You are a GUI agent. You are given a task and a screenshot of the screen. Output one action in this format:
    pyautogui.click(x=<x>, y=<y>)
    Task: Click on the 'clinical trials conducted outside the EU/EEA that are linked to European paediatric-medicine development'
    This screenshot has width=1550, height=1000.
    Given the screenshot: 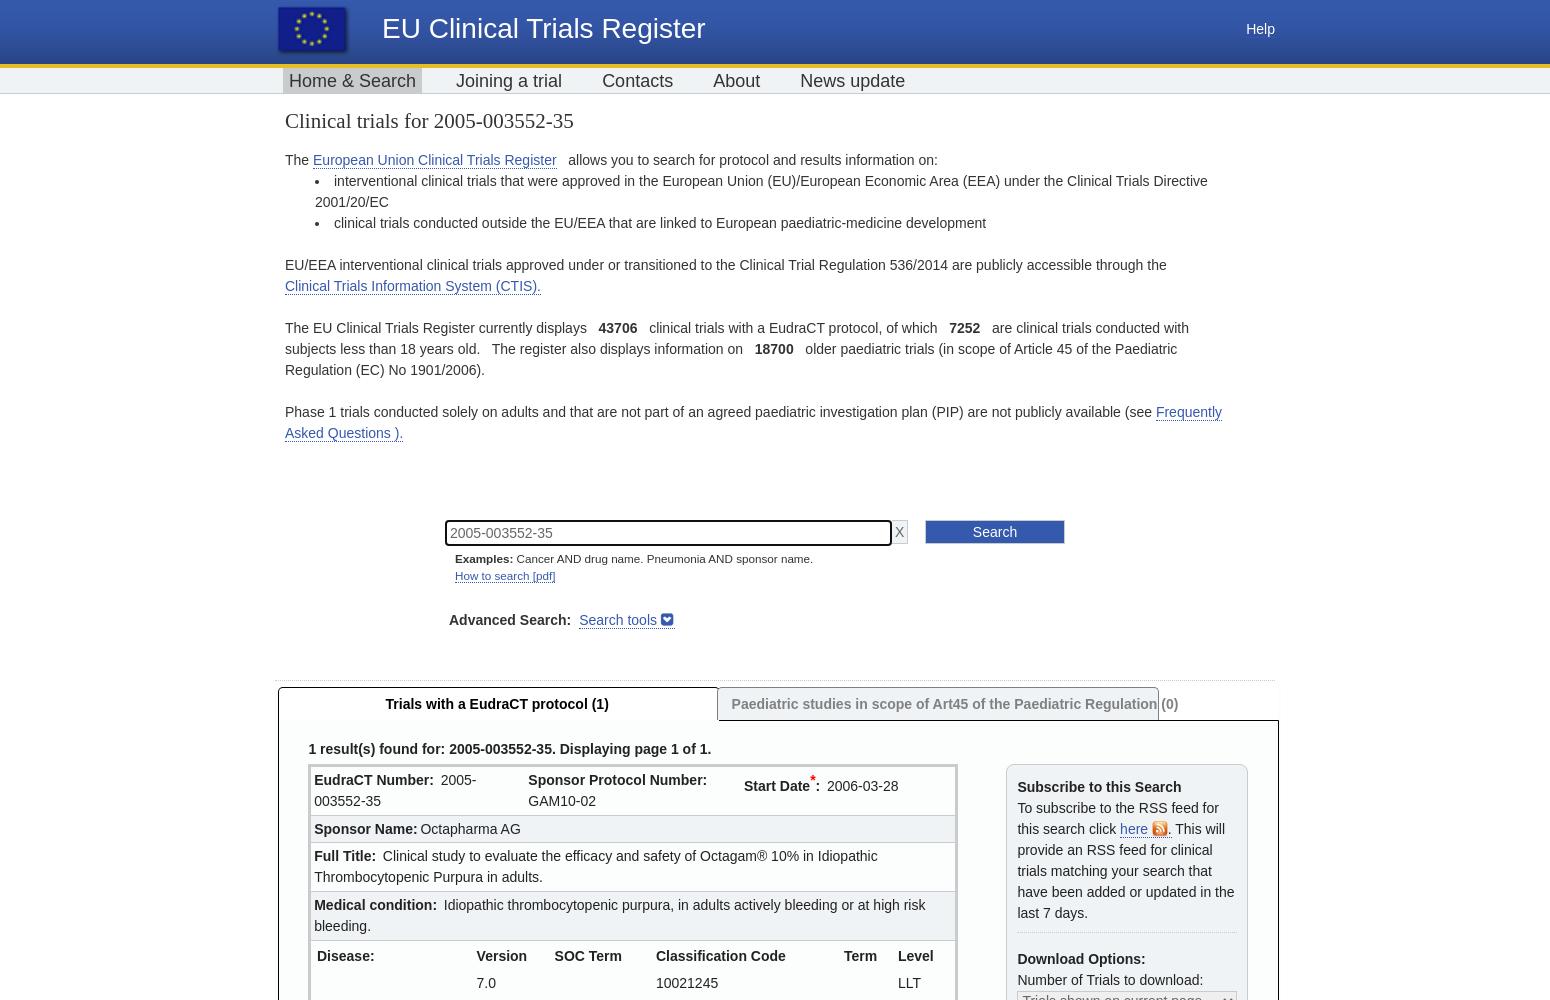 What is the action you would take?
    pyautogui.click(x=658, y=221)
    